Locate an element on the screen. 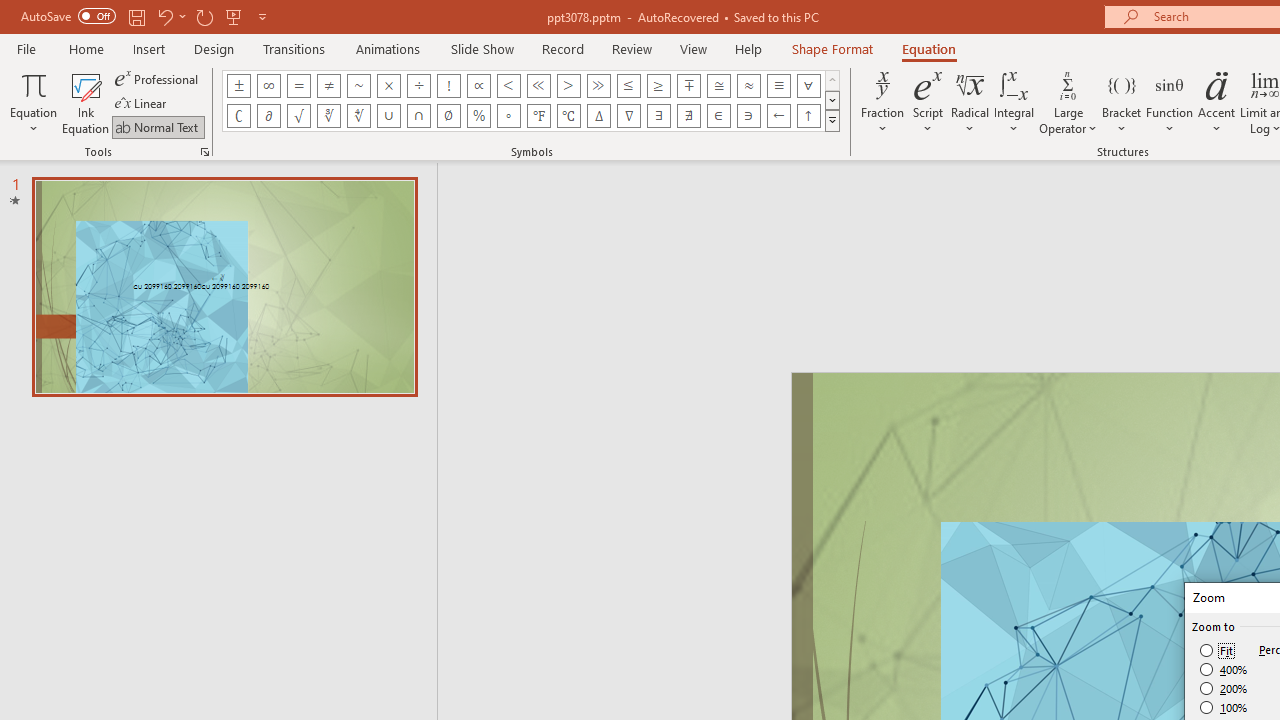 Image resolution: width=1280 pixels, height=720 pixels. 'Equation Symbol Complement' is located at coordinates (238, 115).